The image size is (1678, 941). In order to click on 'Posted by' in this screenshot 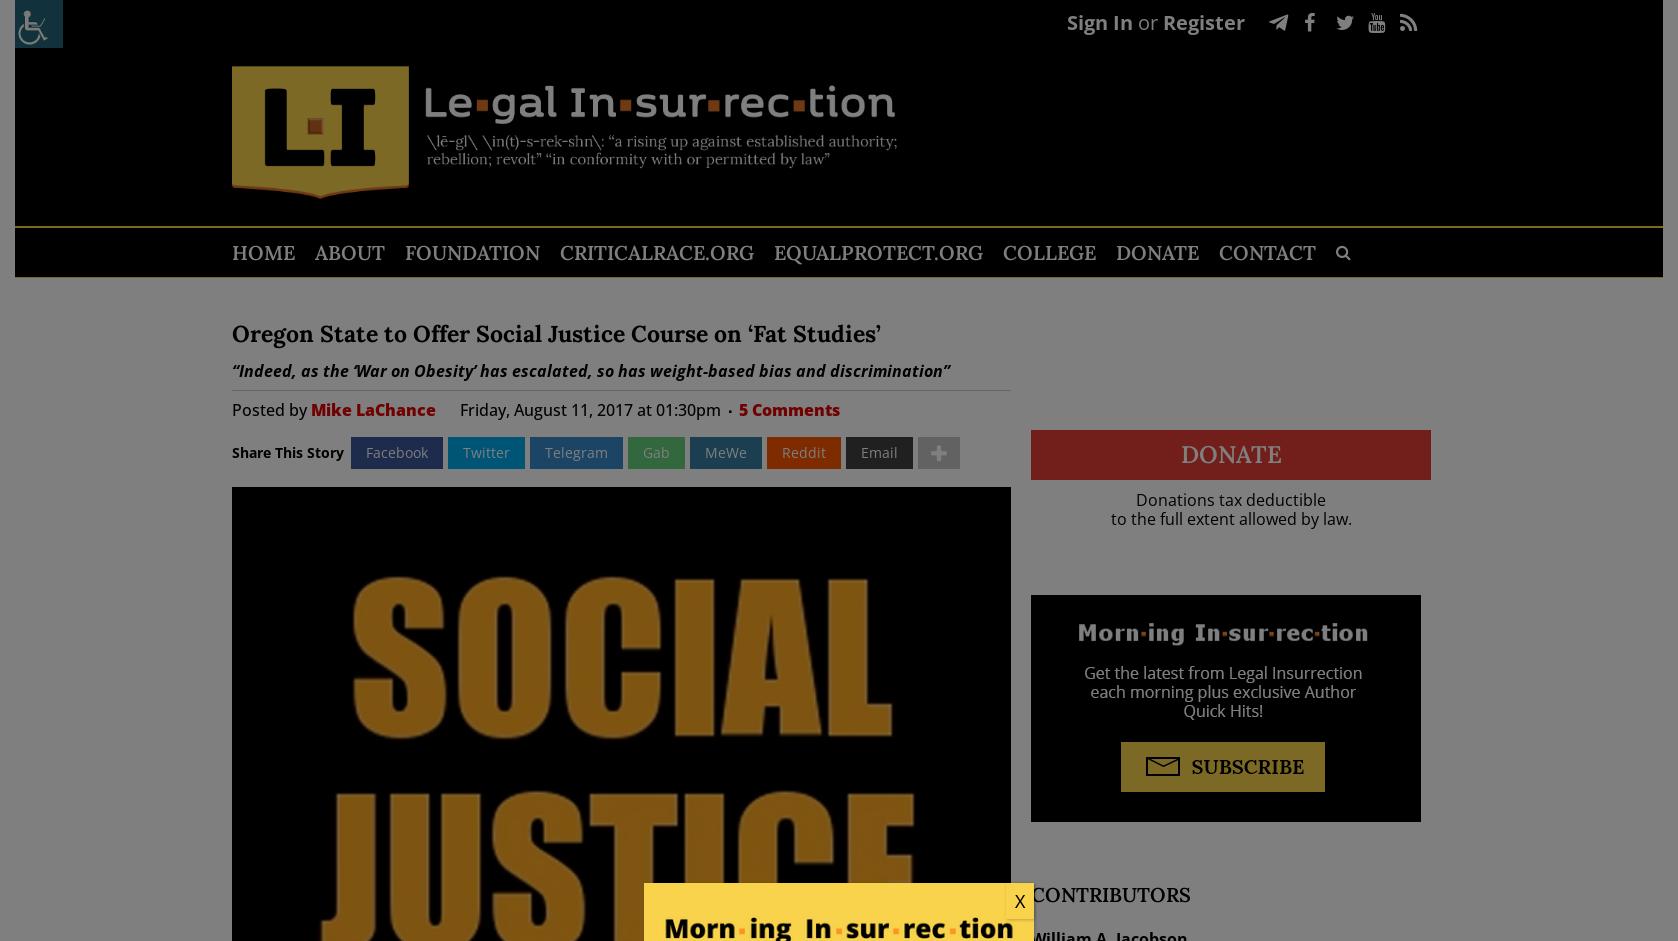, I will do `click(270, 408)`.